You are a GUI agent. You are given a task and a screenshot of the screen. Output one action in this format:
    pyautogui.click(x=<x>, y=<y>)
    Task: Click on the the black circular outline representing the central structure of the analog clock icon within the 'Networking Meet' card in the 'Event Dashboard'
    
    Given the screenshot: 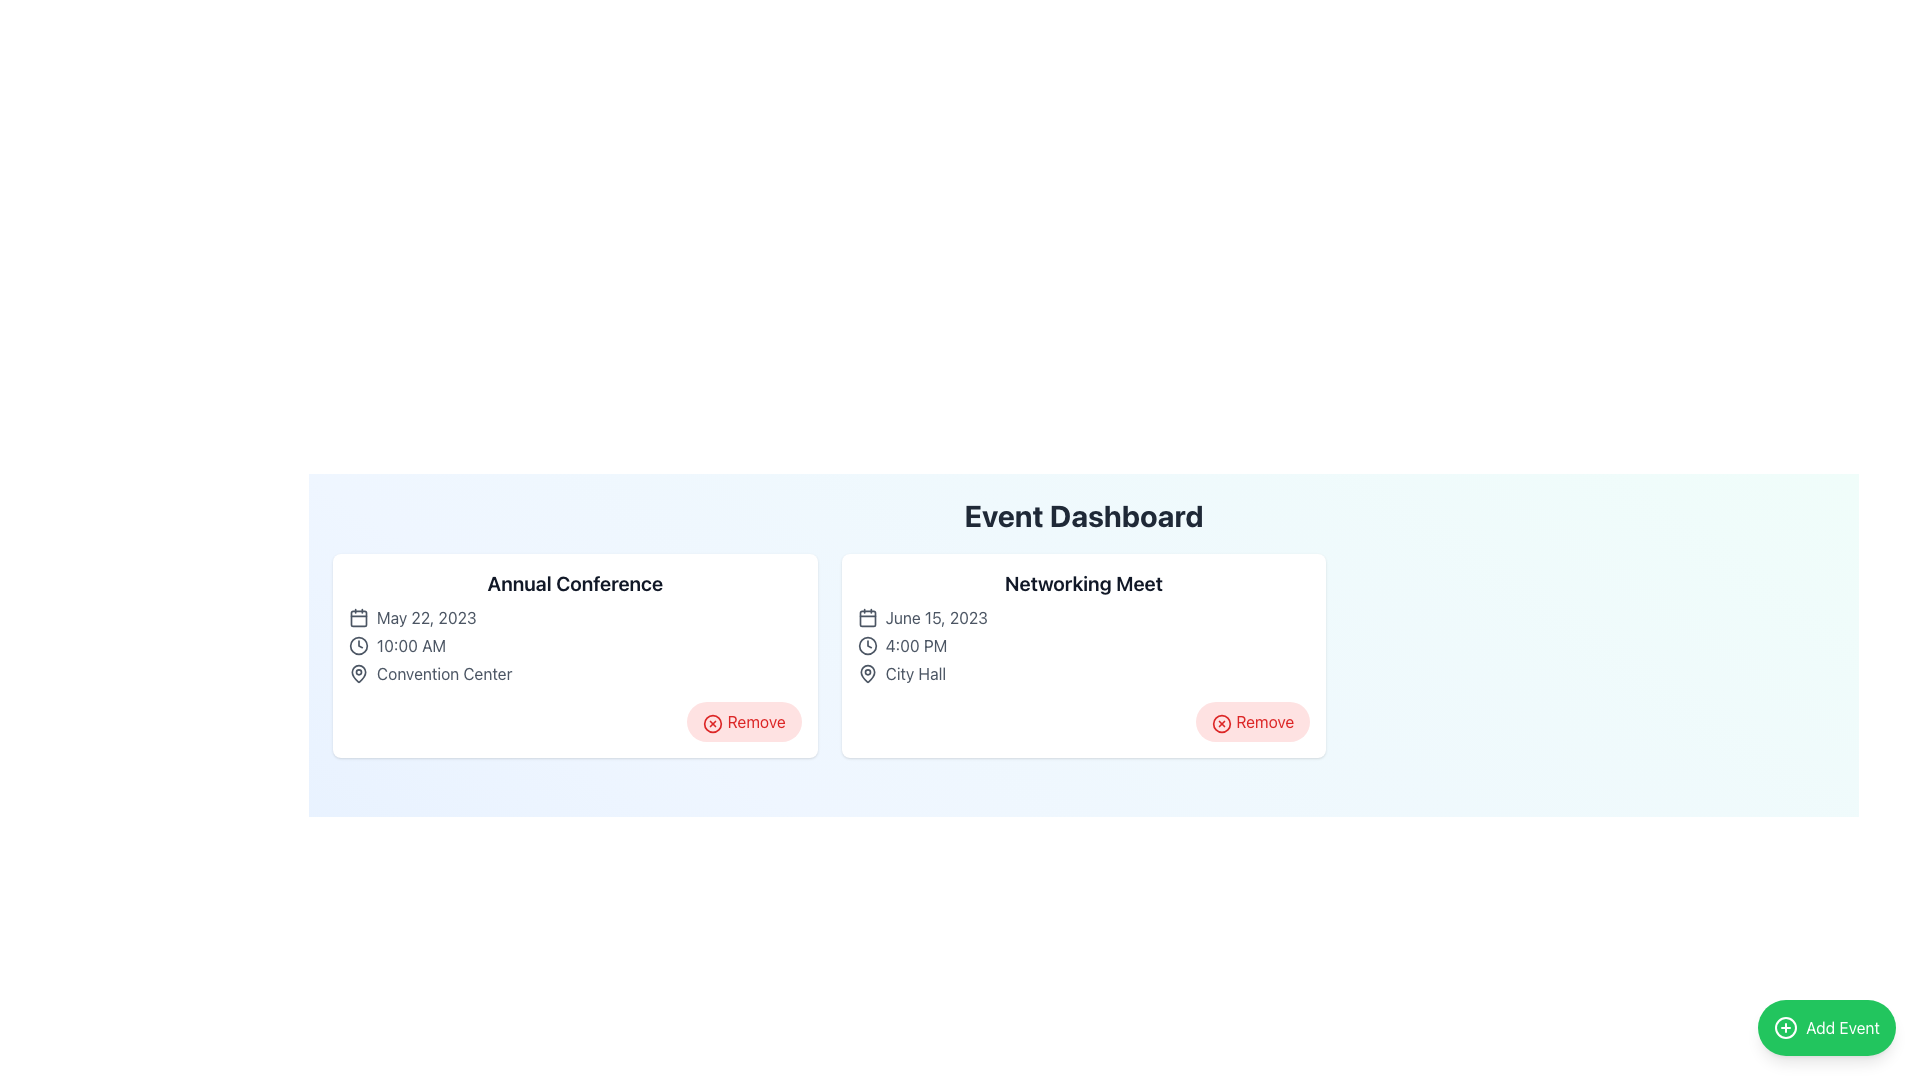 What is the action you would take?
    pyautogui.click(x=867, y=645)
    